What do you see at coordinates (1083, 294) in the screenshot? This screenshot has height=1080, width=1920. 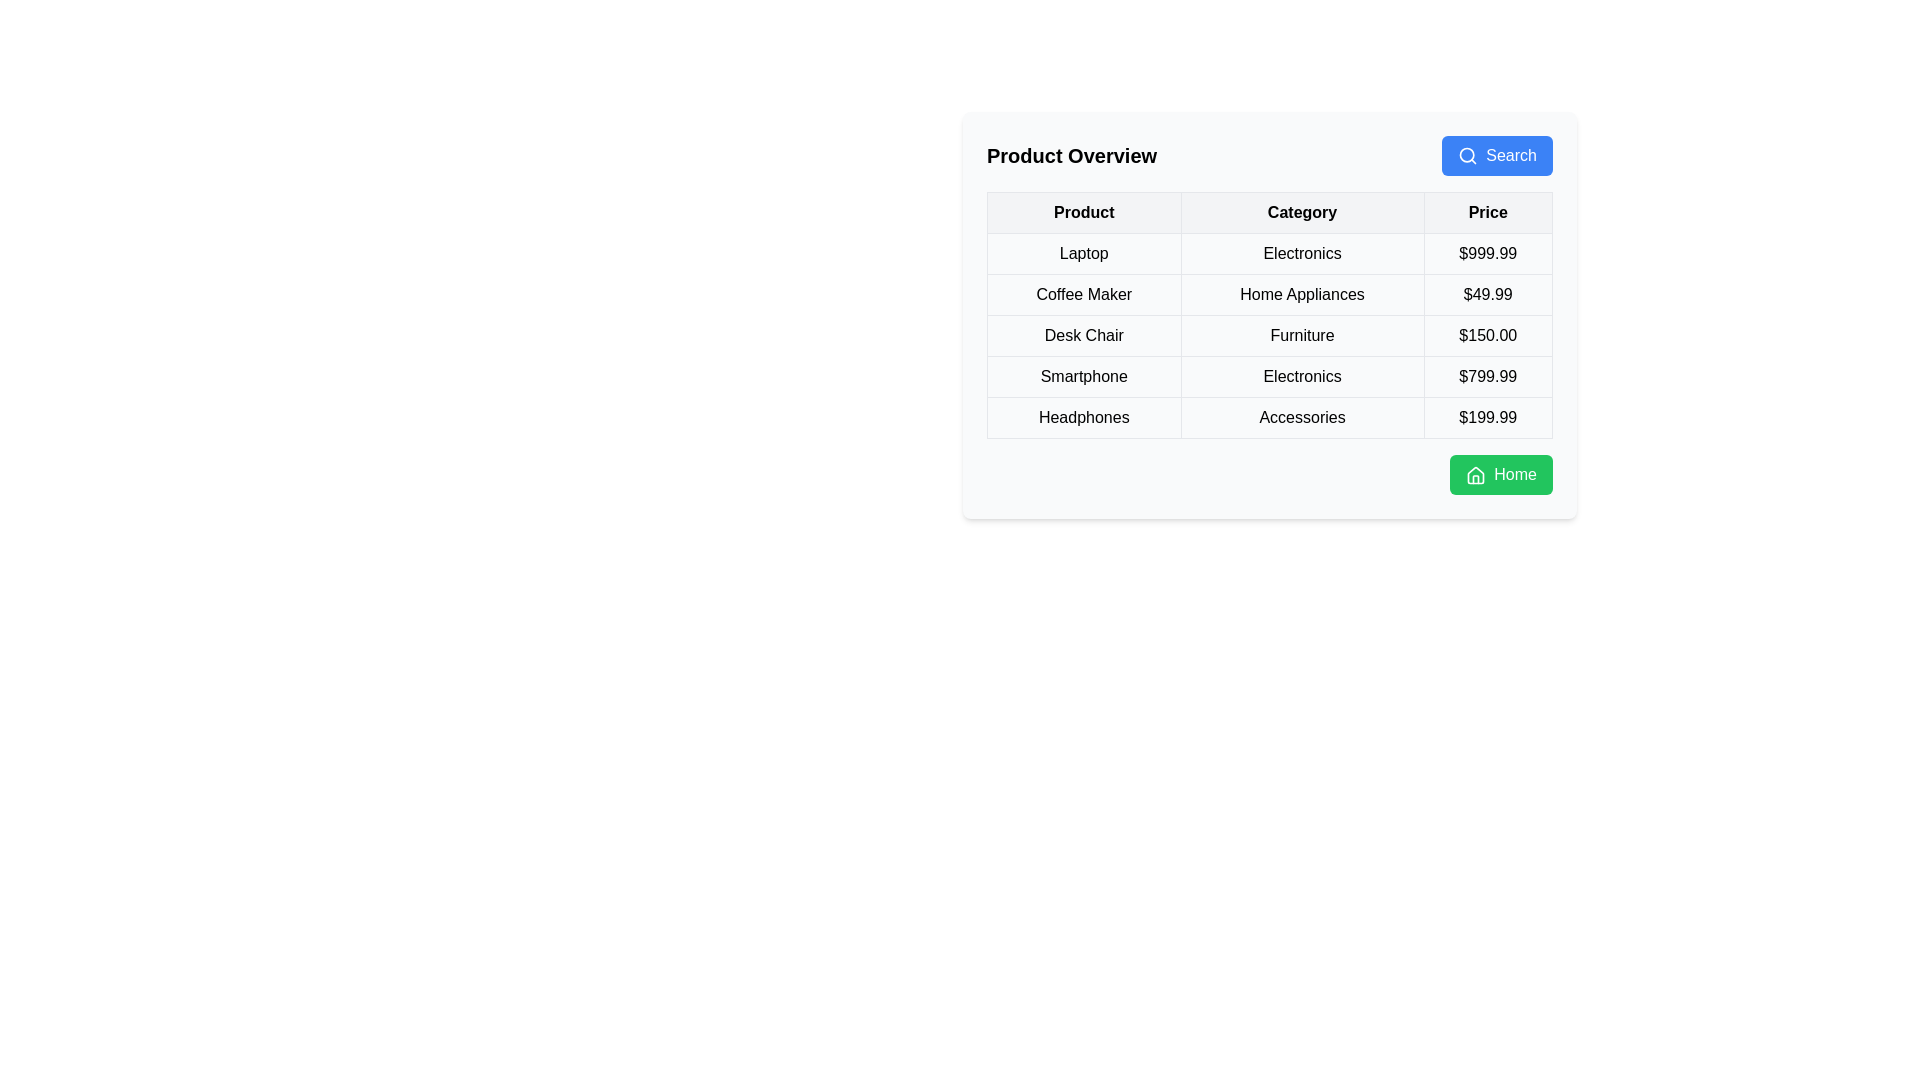 I see `the 'Coffee Maker' text display element located in the second row of the product column within the table structure` at bounding box center [1083, 294].